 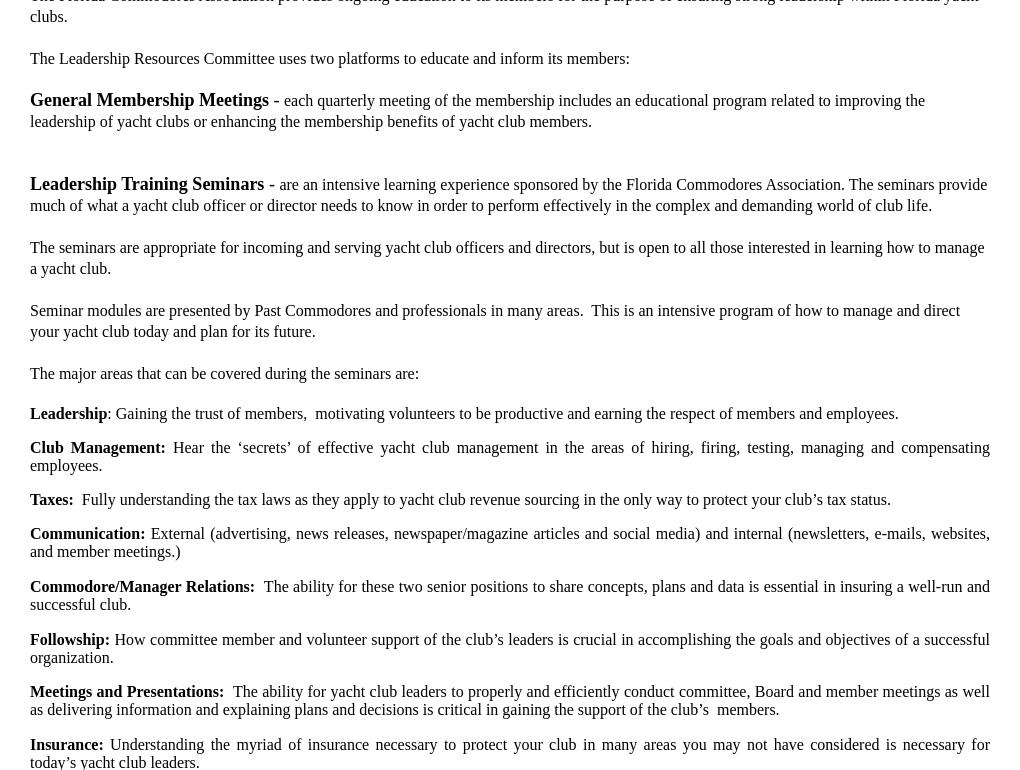 I want to click on 'Leadership Training Seminars', so click(x=146, y=184).